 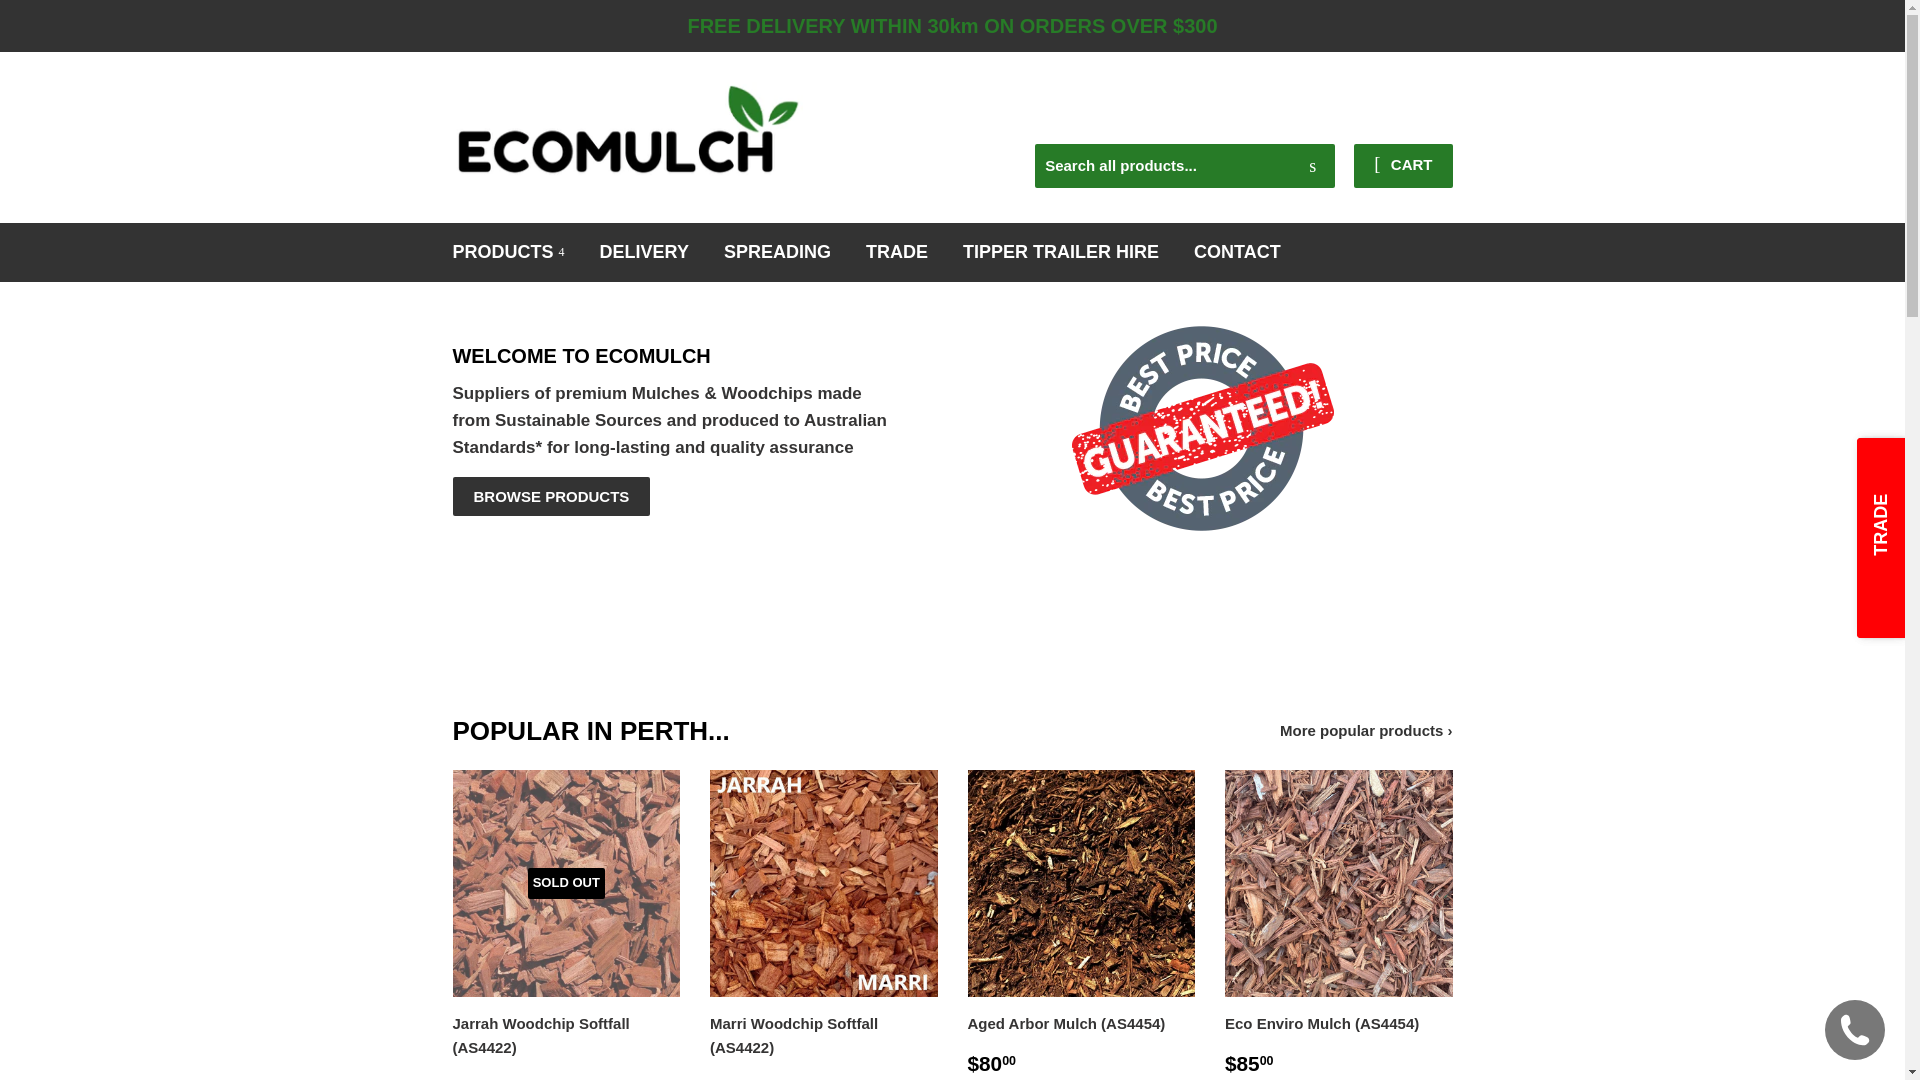 I want to click on 'CART', so click(x=1401, y=164).